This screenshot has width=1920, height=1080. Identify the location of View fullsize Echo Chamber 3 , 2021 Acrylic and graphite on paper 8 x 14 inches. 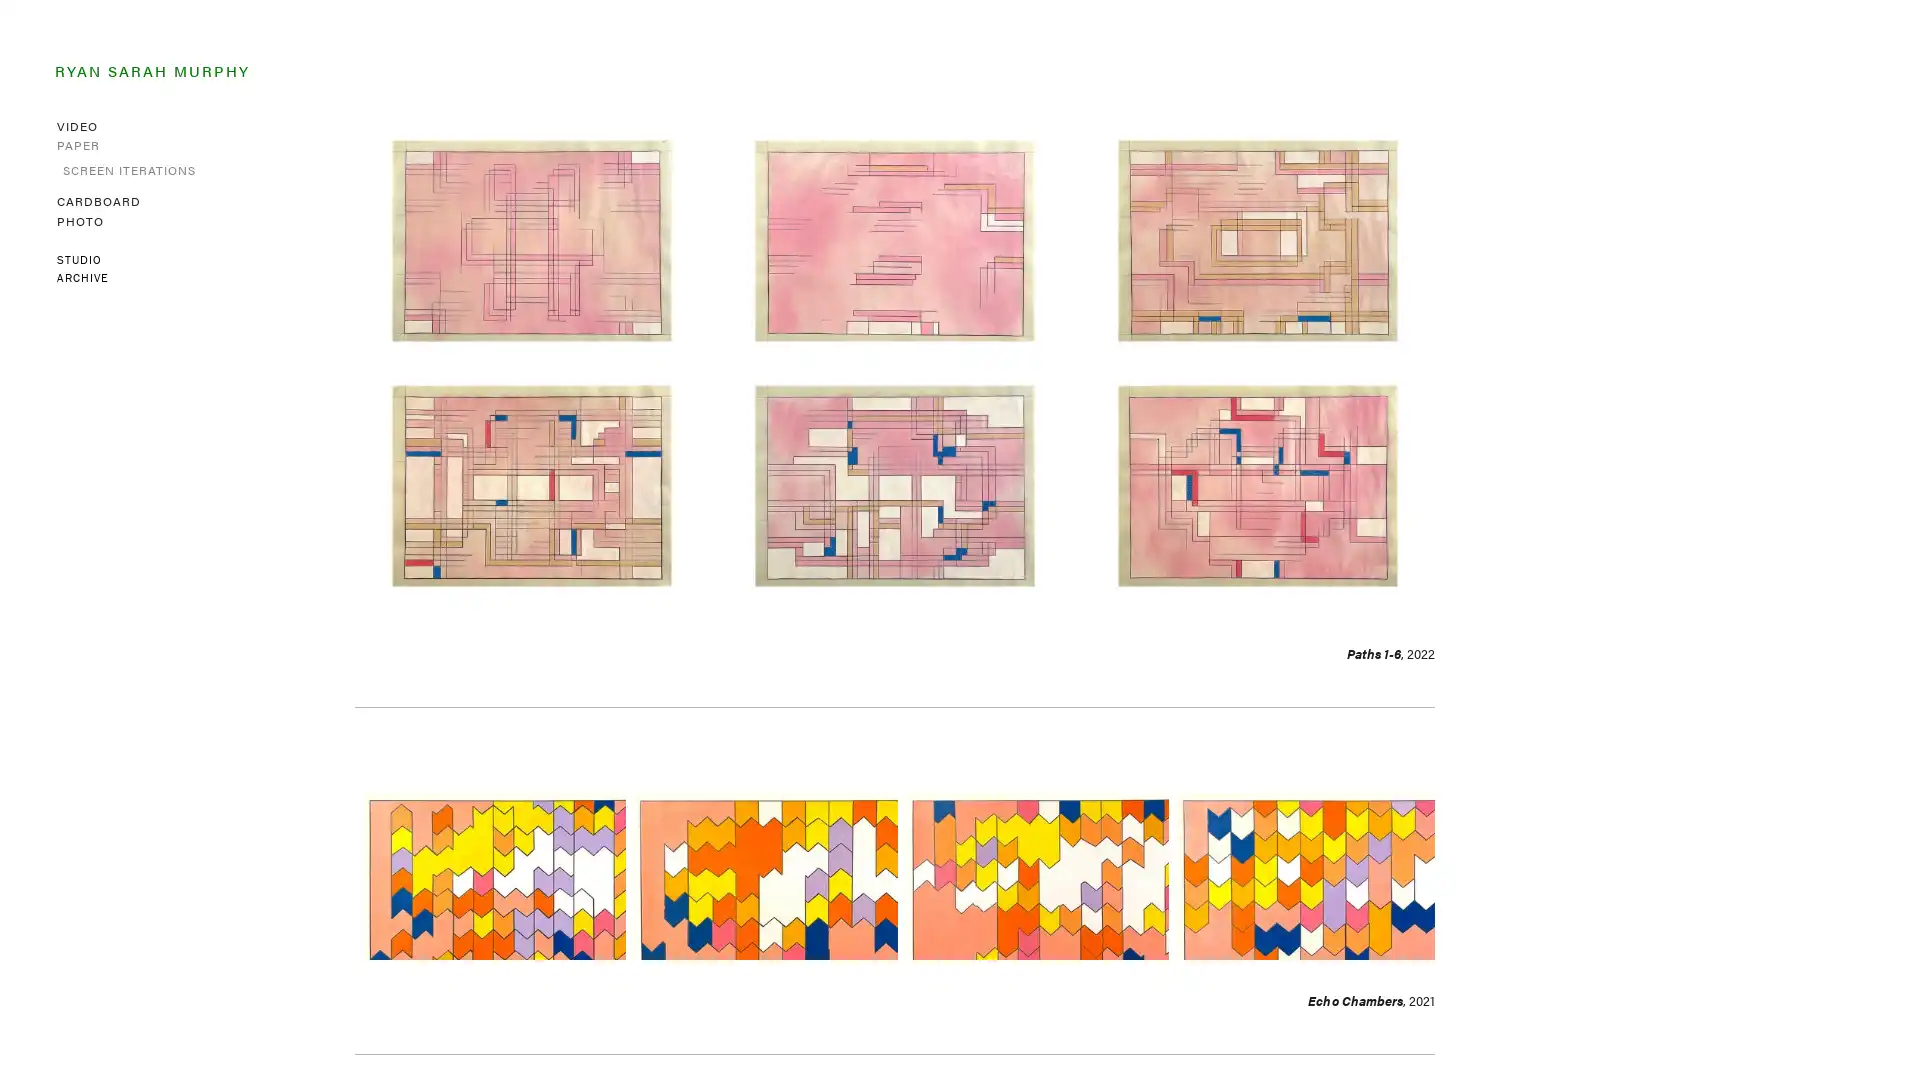
(1030, 853).